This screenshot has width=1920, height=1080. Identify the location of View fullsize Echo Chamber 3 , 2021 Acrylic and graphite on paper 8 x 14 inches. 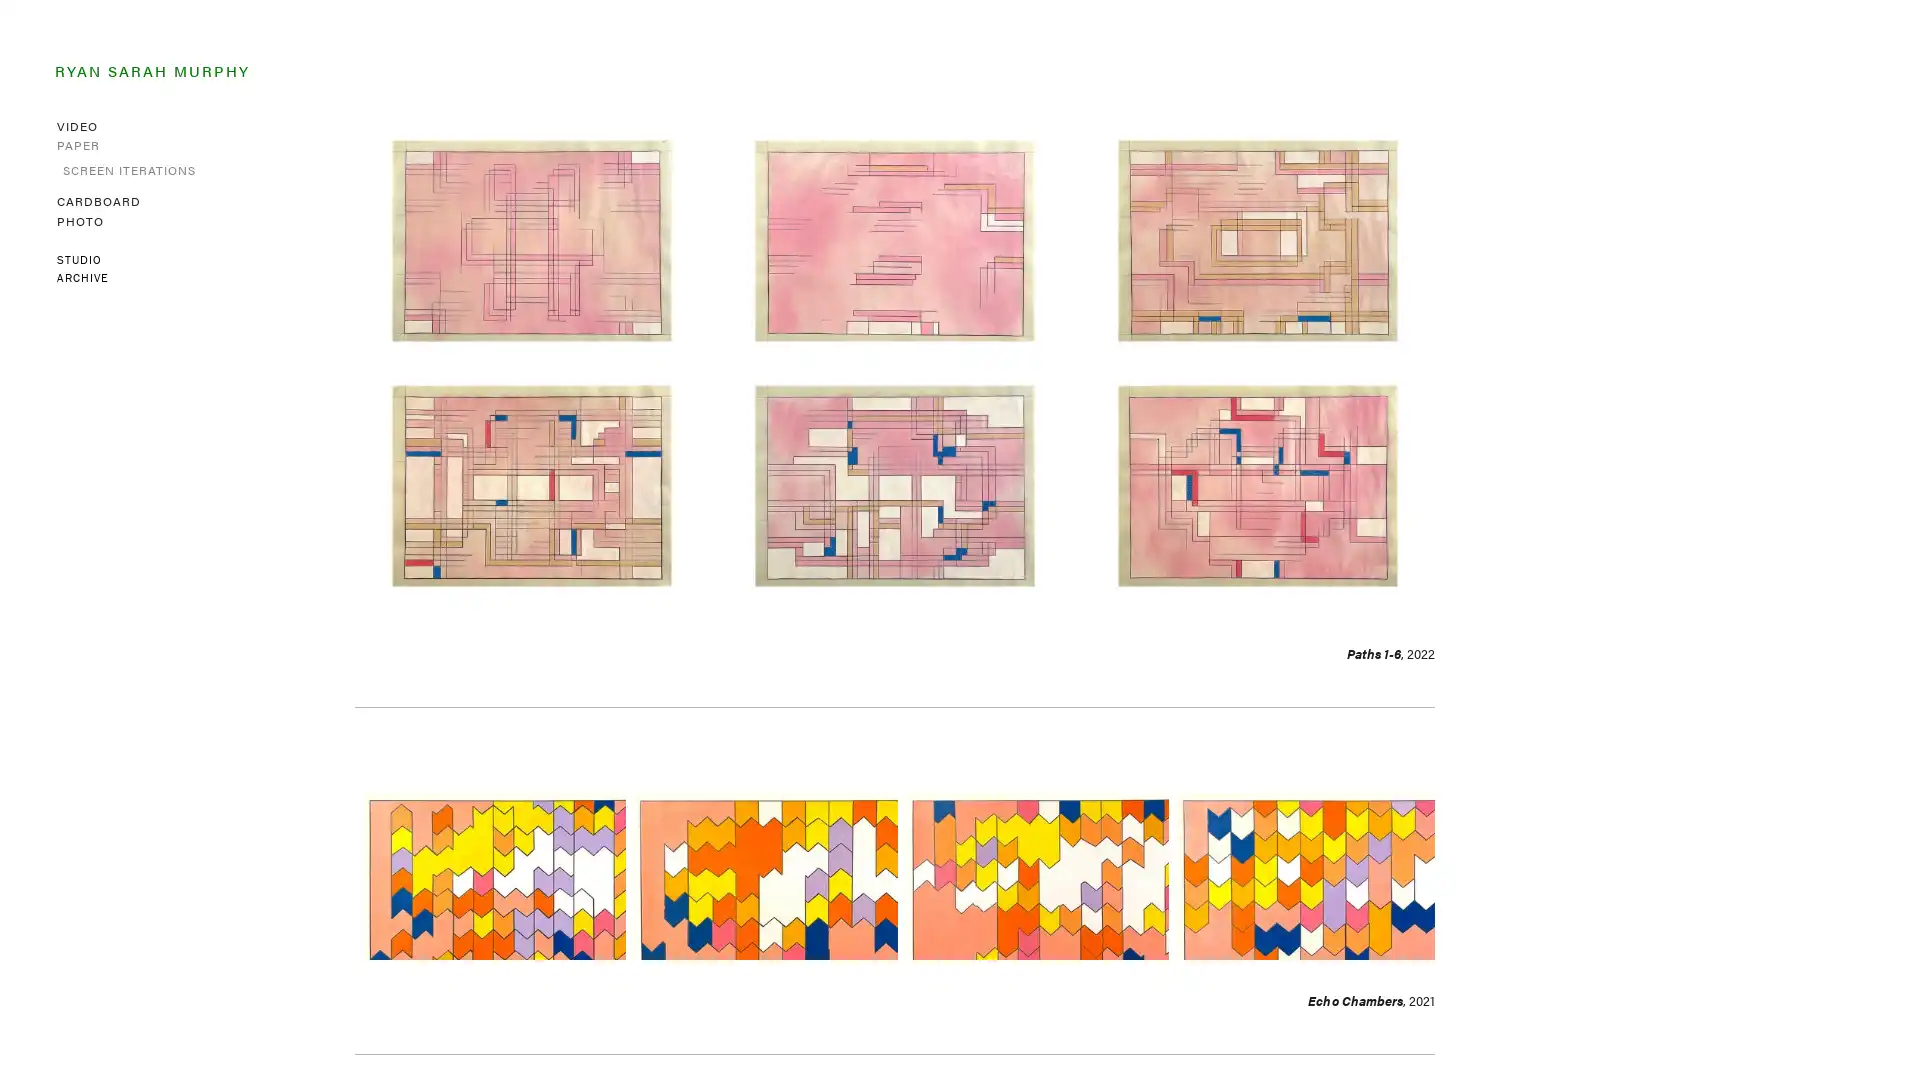
(1030, 853).